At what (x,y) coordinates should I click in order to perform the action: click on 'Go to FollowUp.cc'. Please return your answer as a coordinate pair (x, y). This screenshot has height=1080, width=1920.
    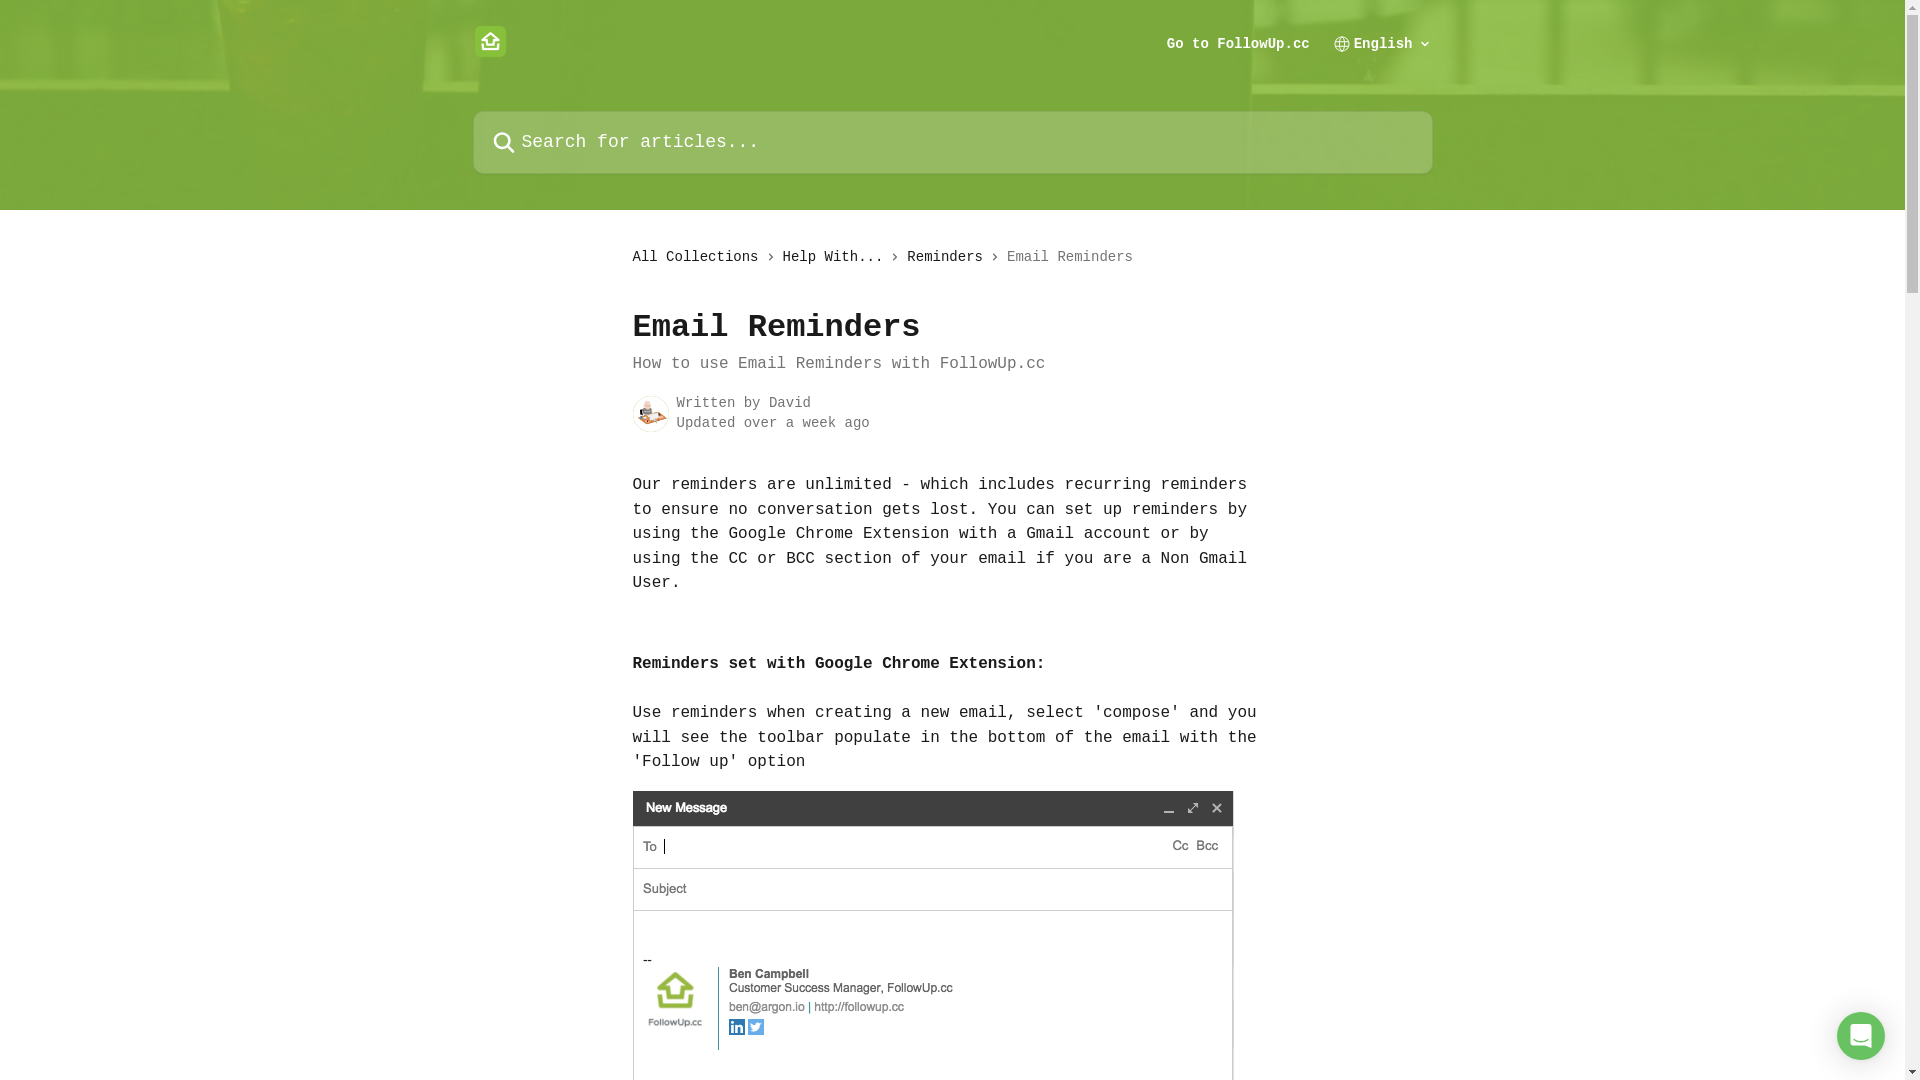
    Looking at the image, I should click on (1237, 42).